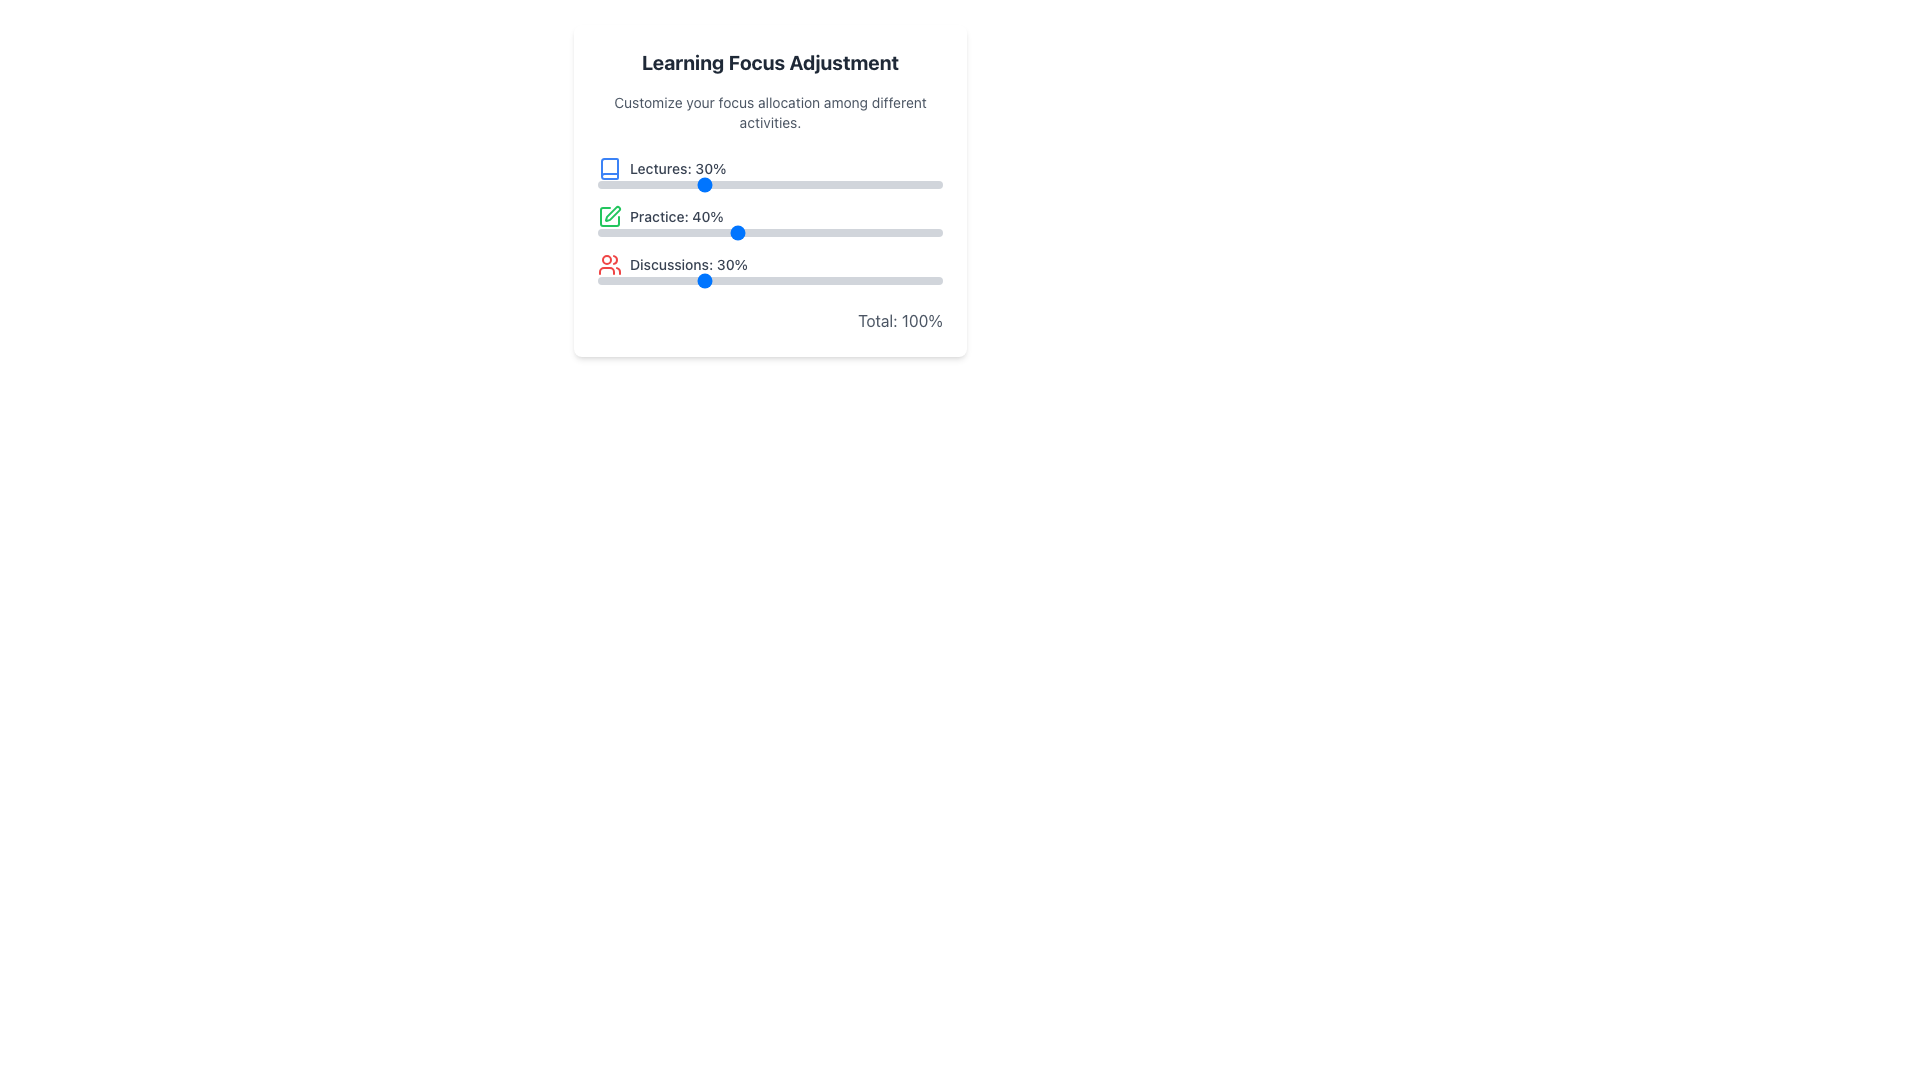  Describe the element at coordinates (676, 216) in the screenshot. I see `the static text label that reads 'Practice: 40%', which is the second entry in a vertical list of focus categories, positioned between 'Lectures: 30%' and 'Discussions: 30%', with a green square icon on its left` at that location.